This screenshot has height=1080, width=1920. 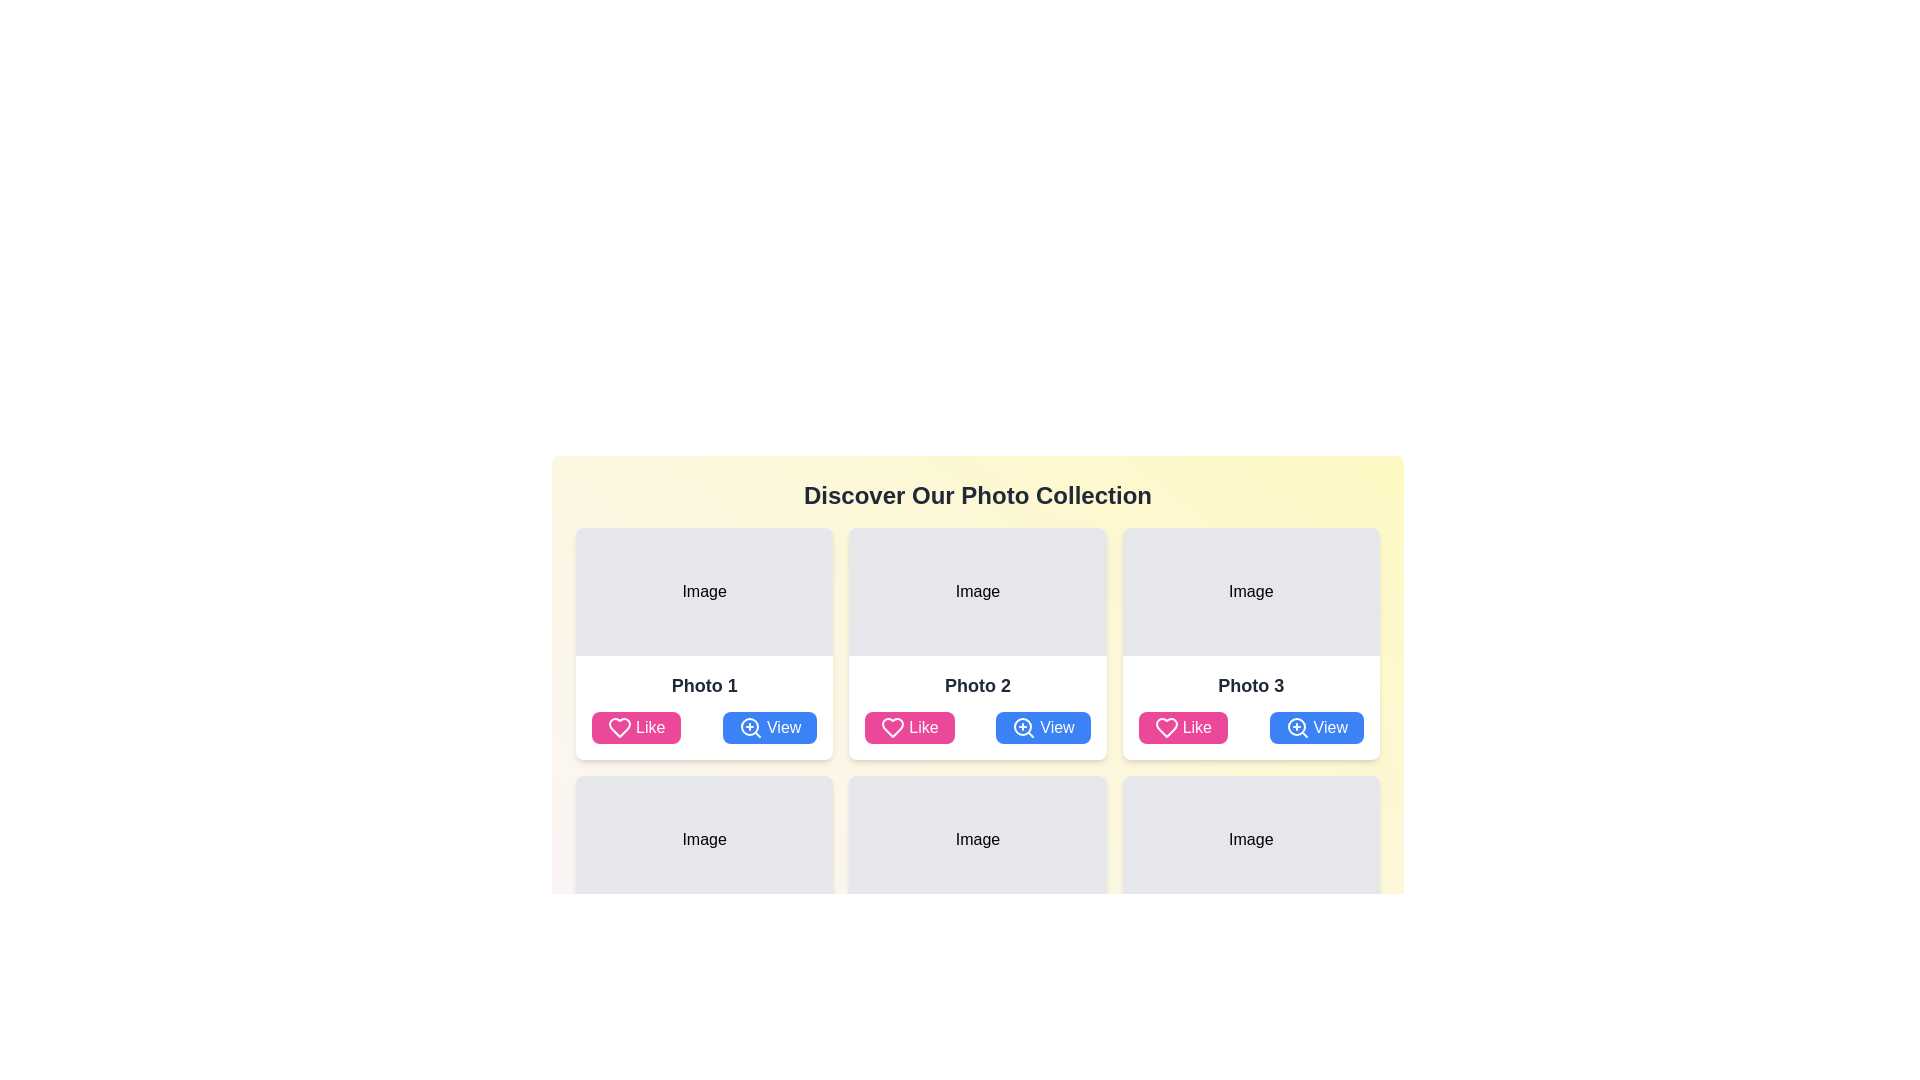 I want to click on the 'view' button located to the right of the pink 'Like' button and below the 'Photo 2' title, so click(x=1042, y=728).